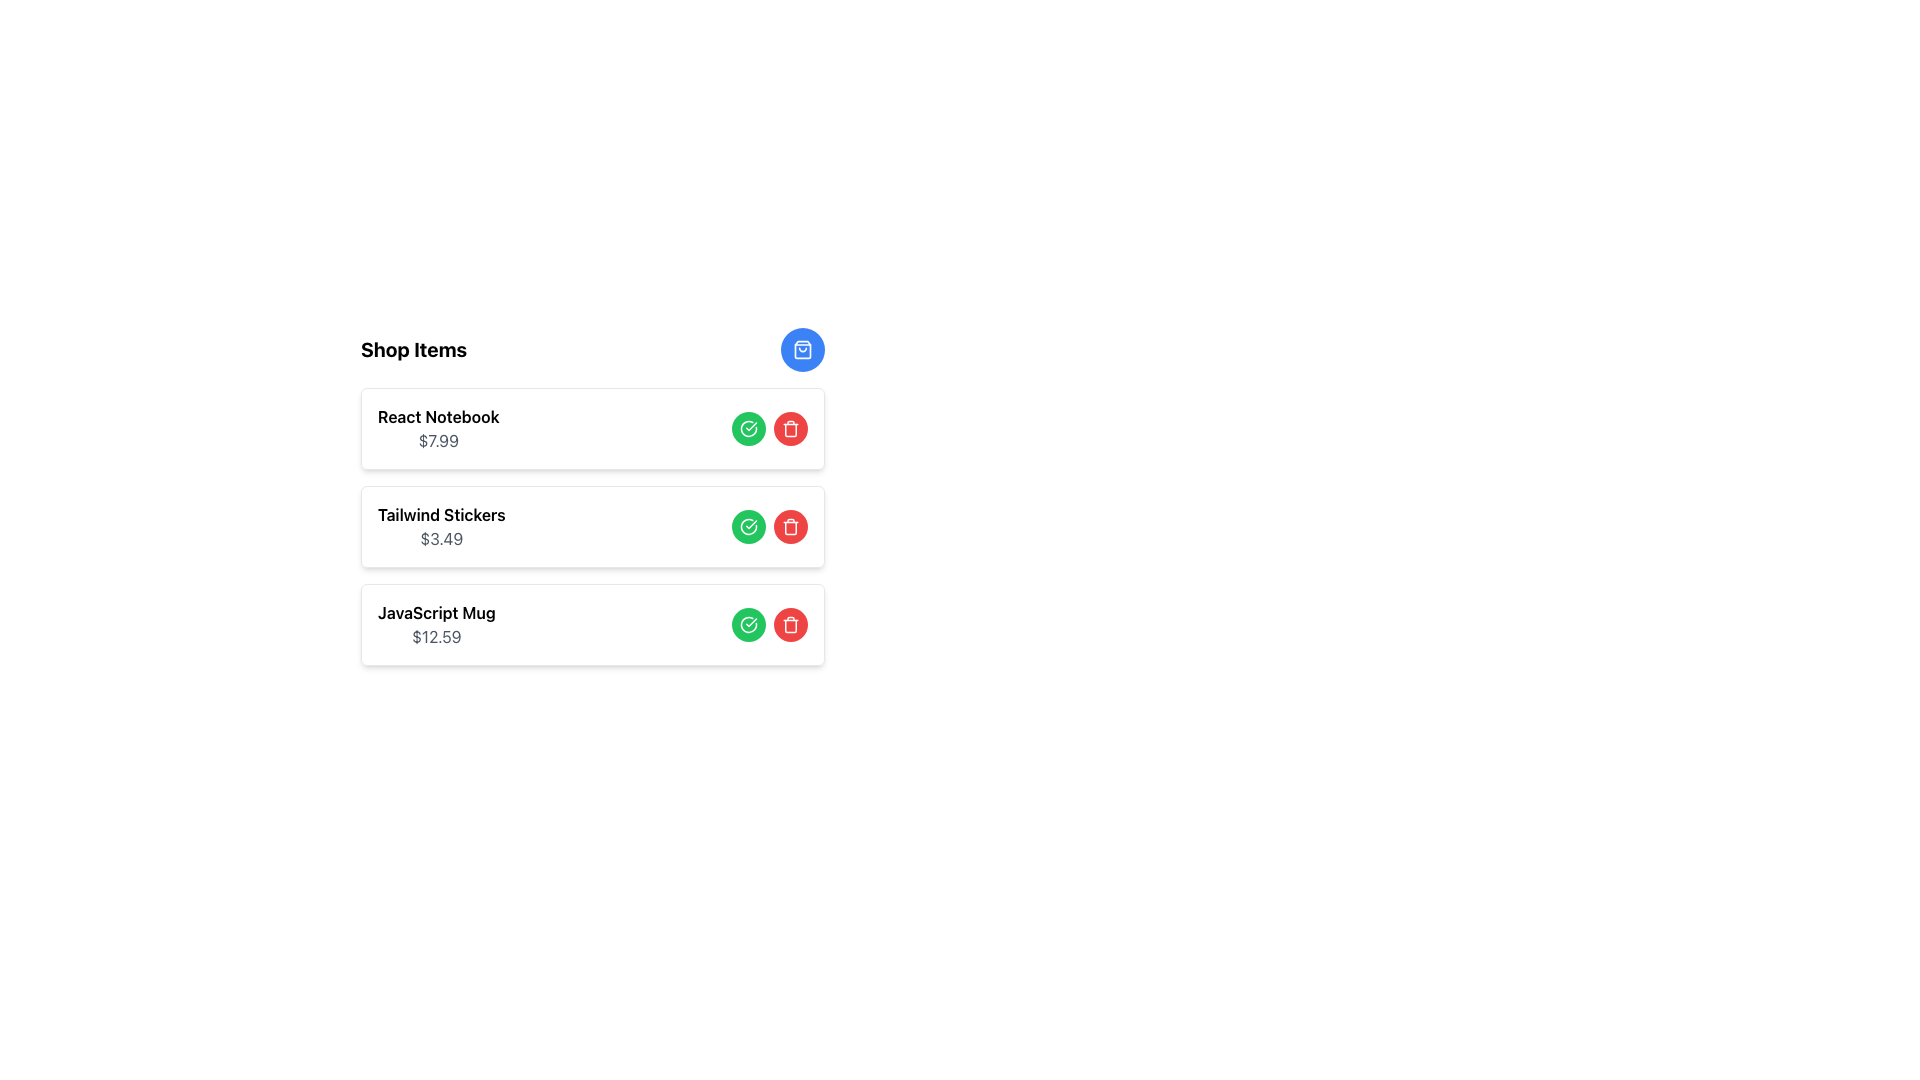 This screenshot has height=1080, width=1920. I want to click on the first green circular button with a white checkmark symbol in the 'React Notebook' list item for keyboard navigation, so click(747, 427).